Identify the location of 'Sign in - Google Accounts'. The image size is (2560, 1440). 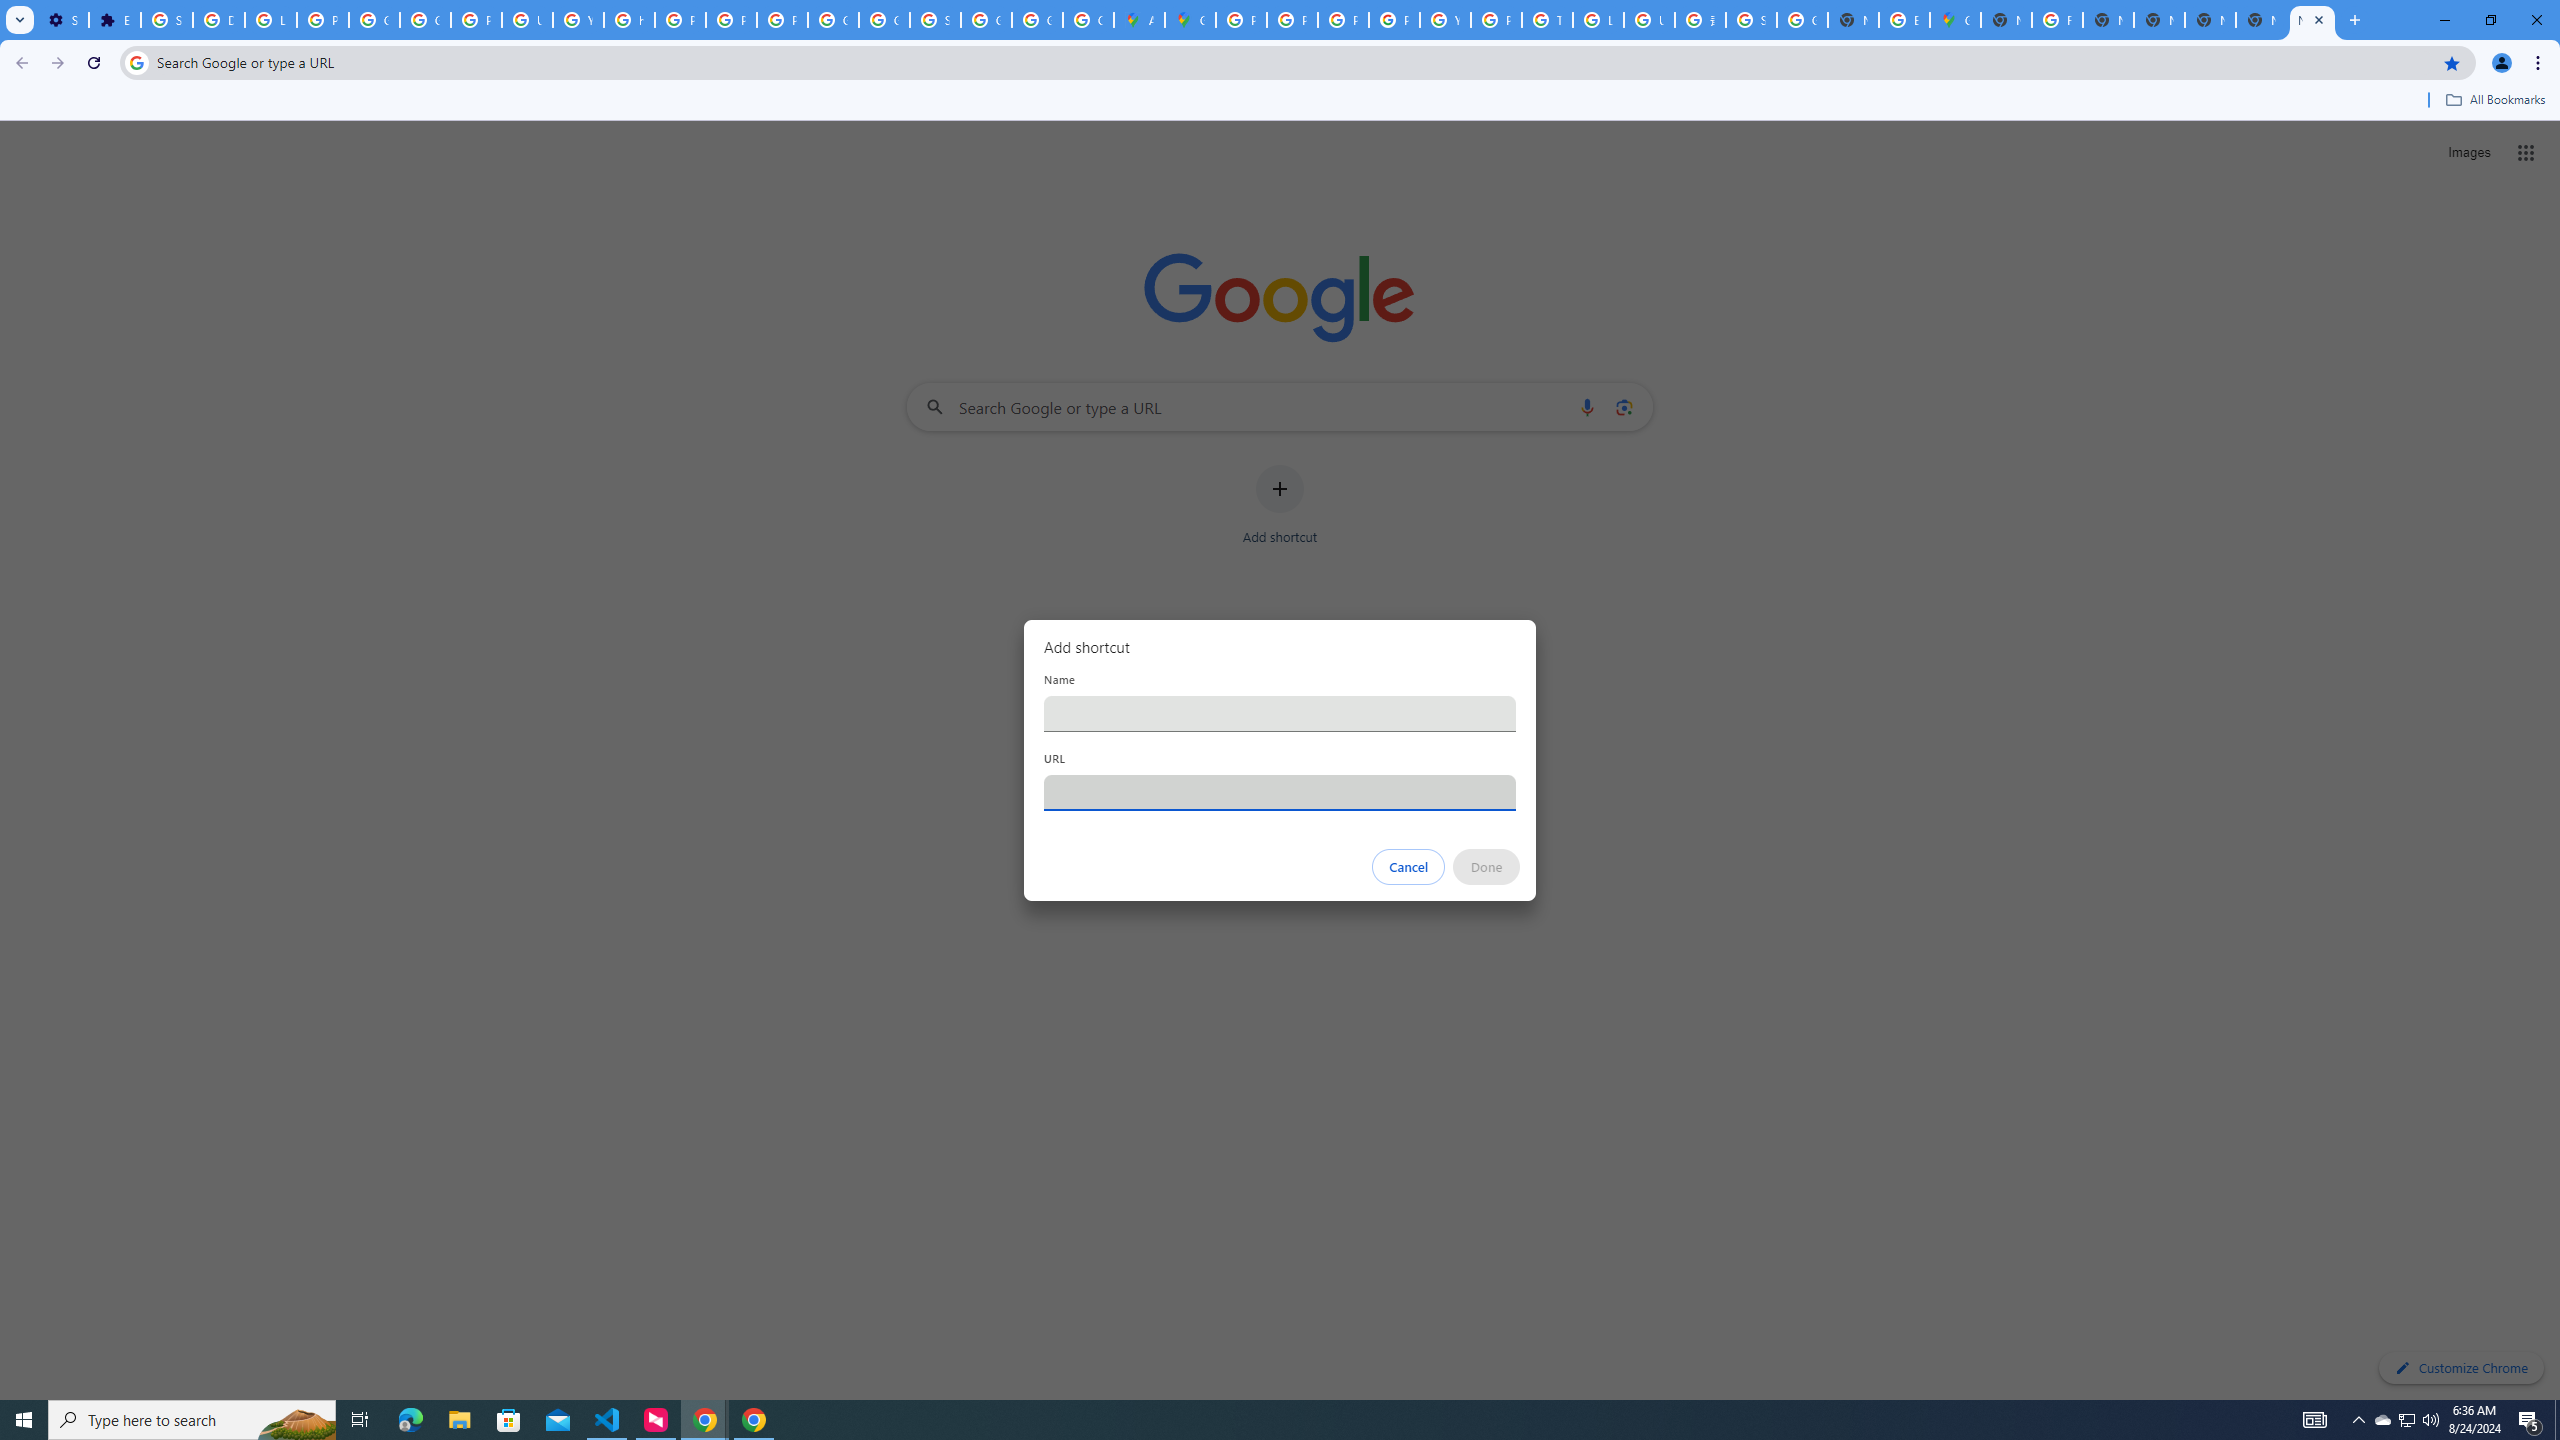
(167, 19).